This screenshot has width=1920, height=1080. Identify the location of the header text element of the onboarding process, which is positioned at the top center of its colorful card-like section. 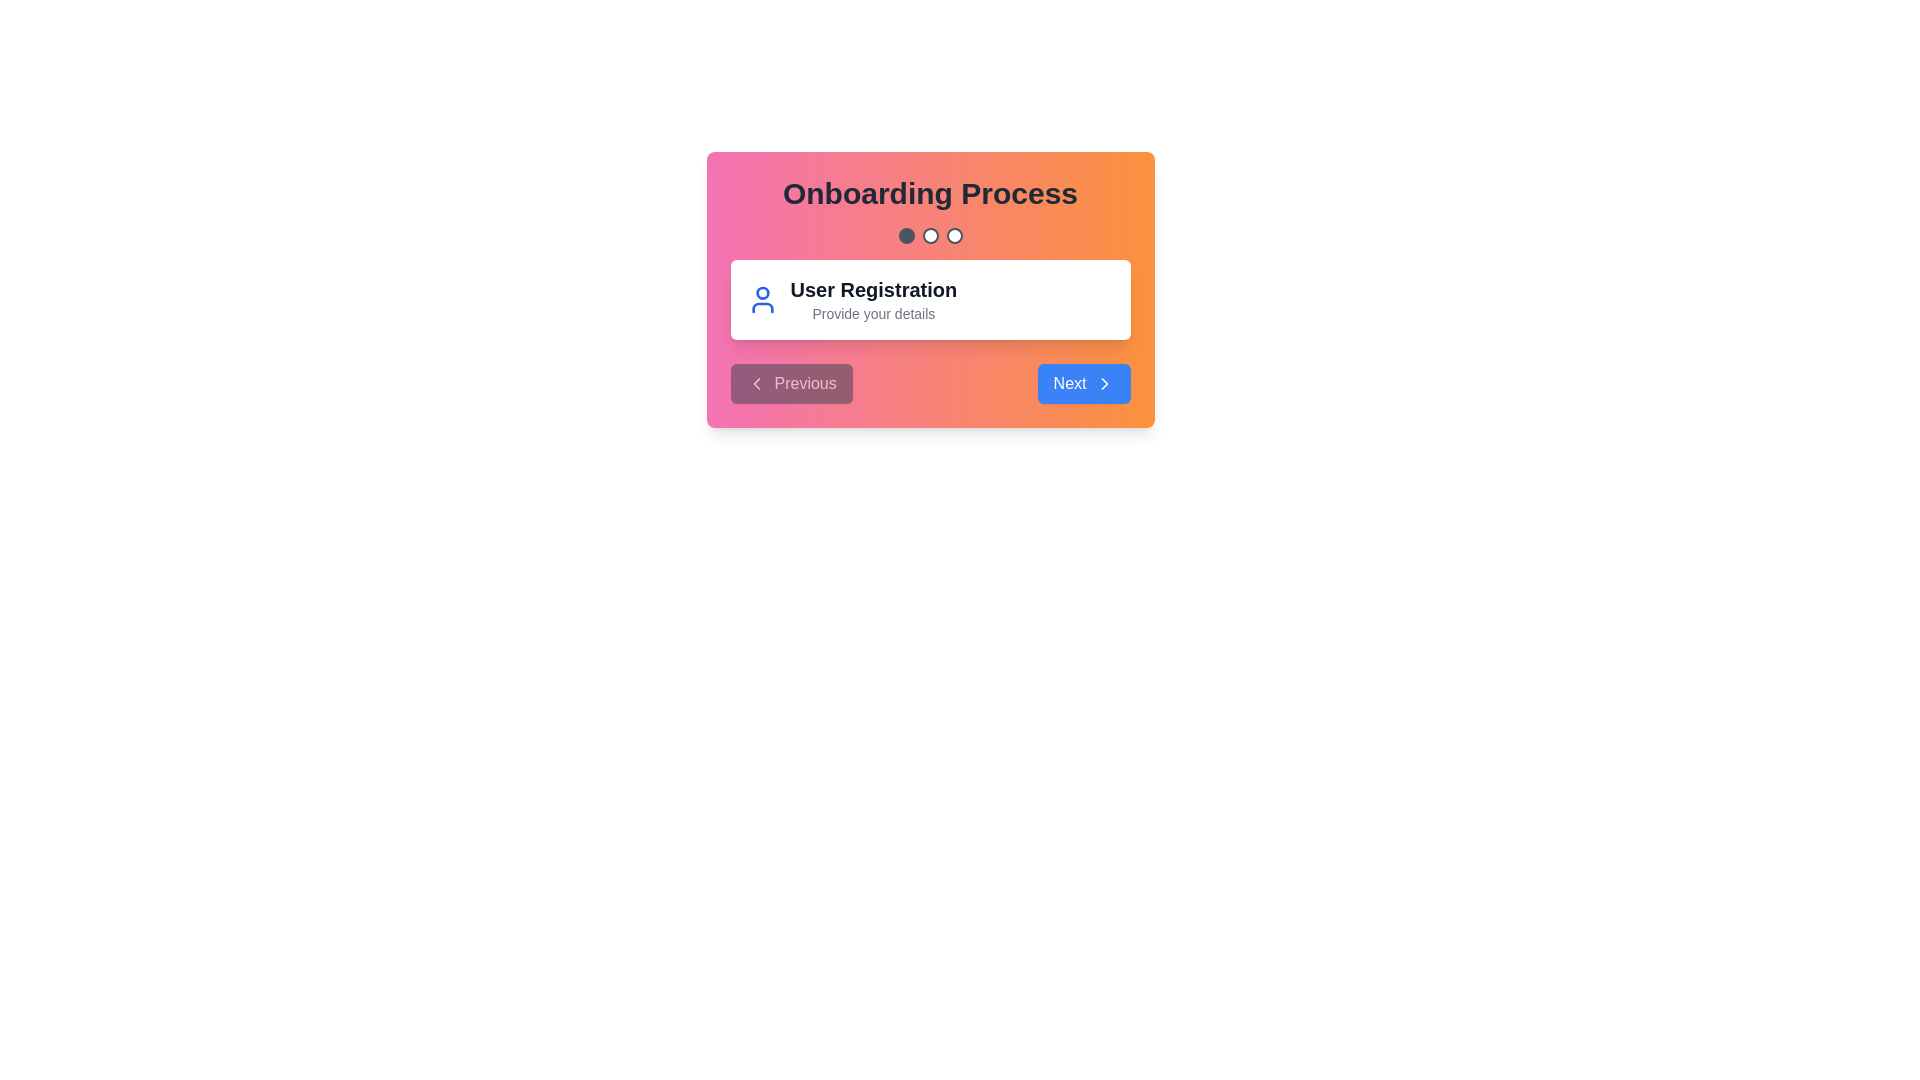
(929, 193).